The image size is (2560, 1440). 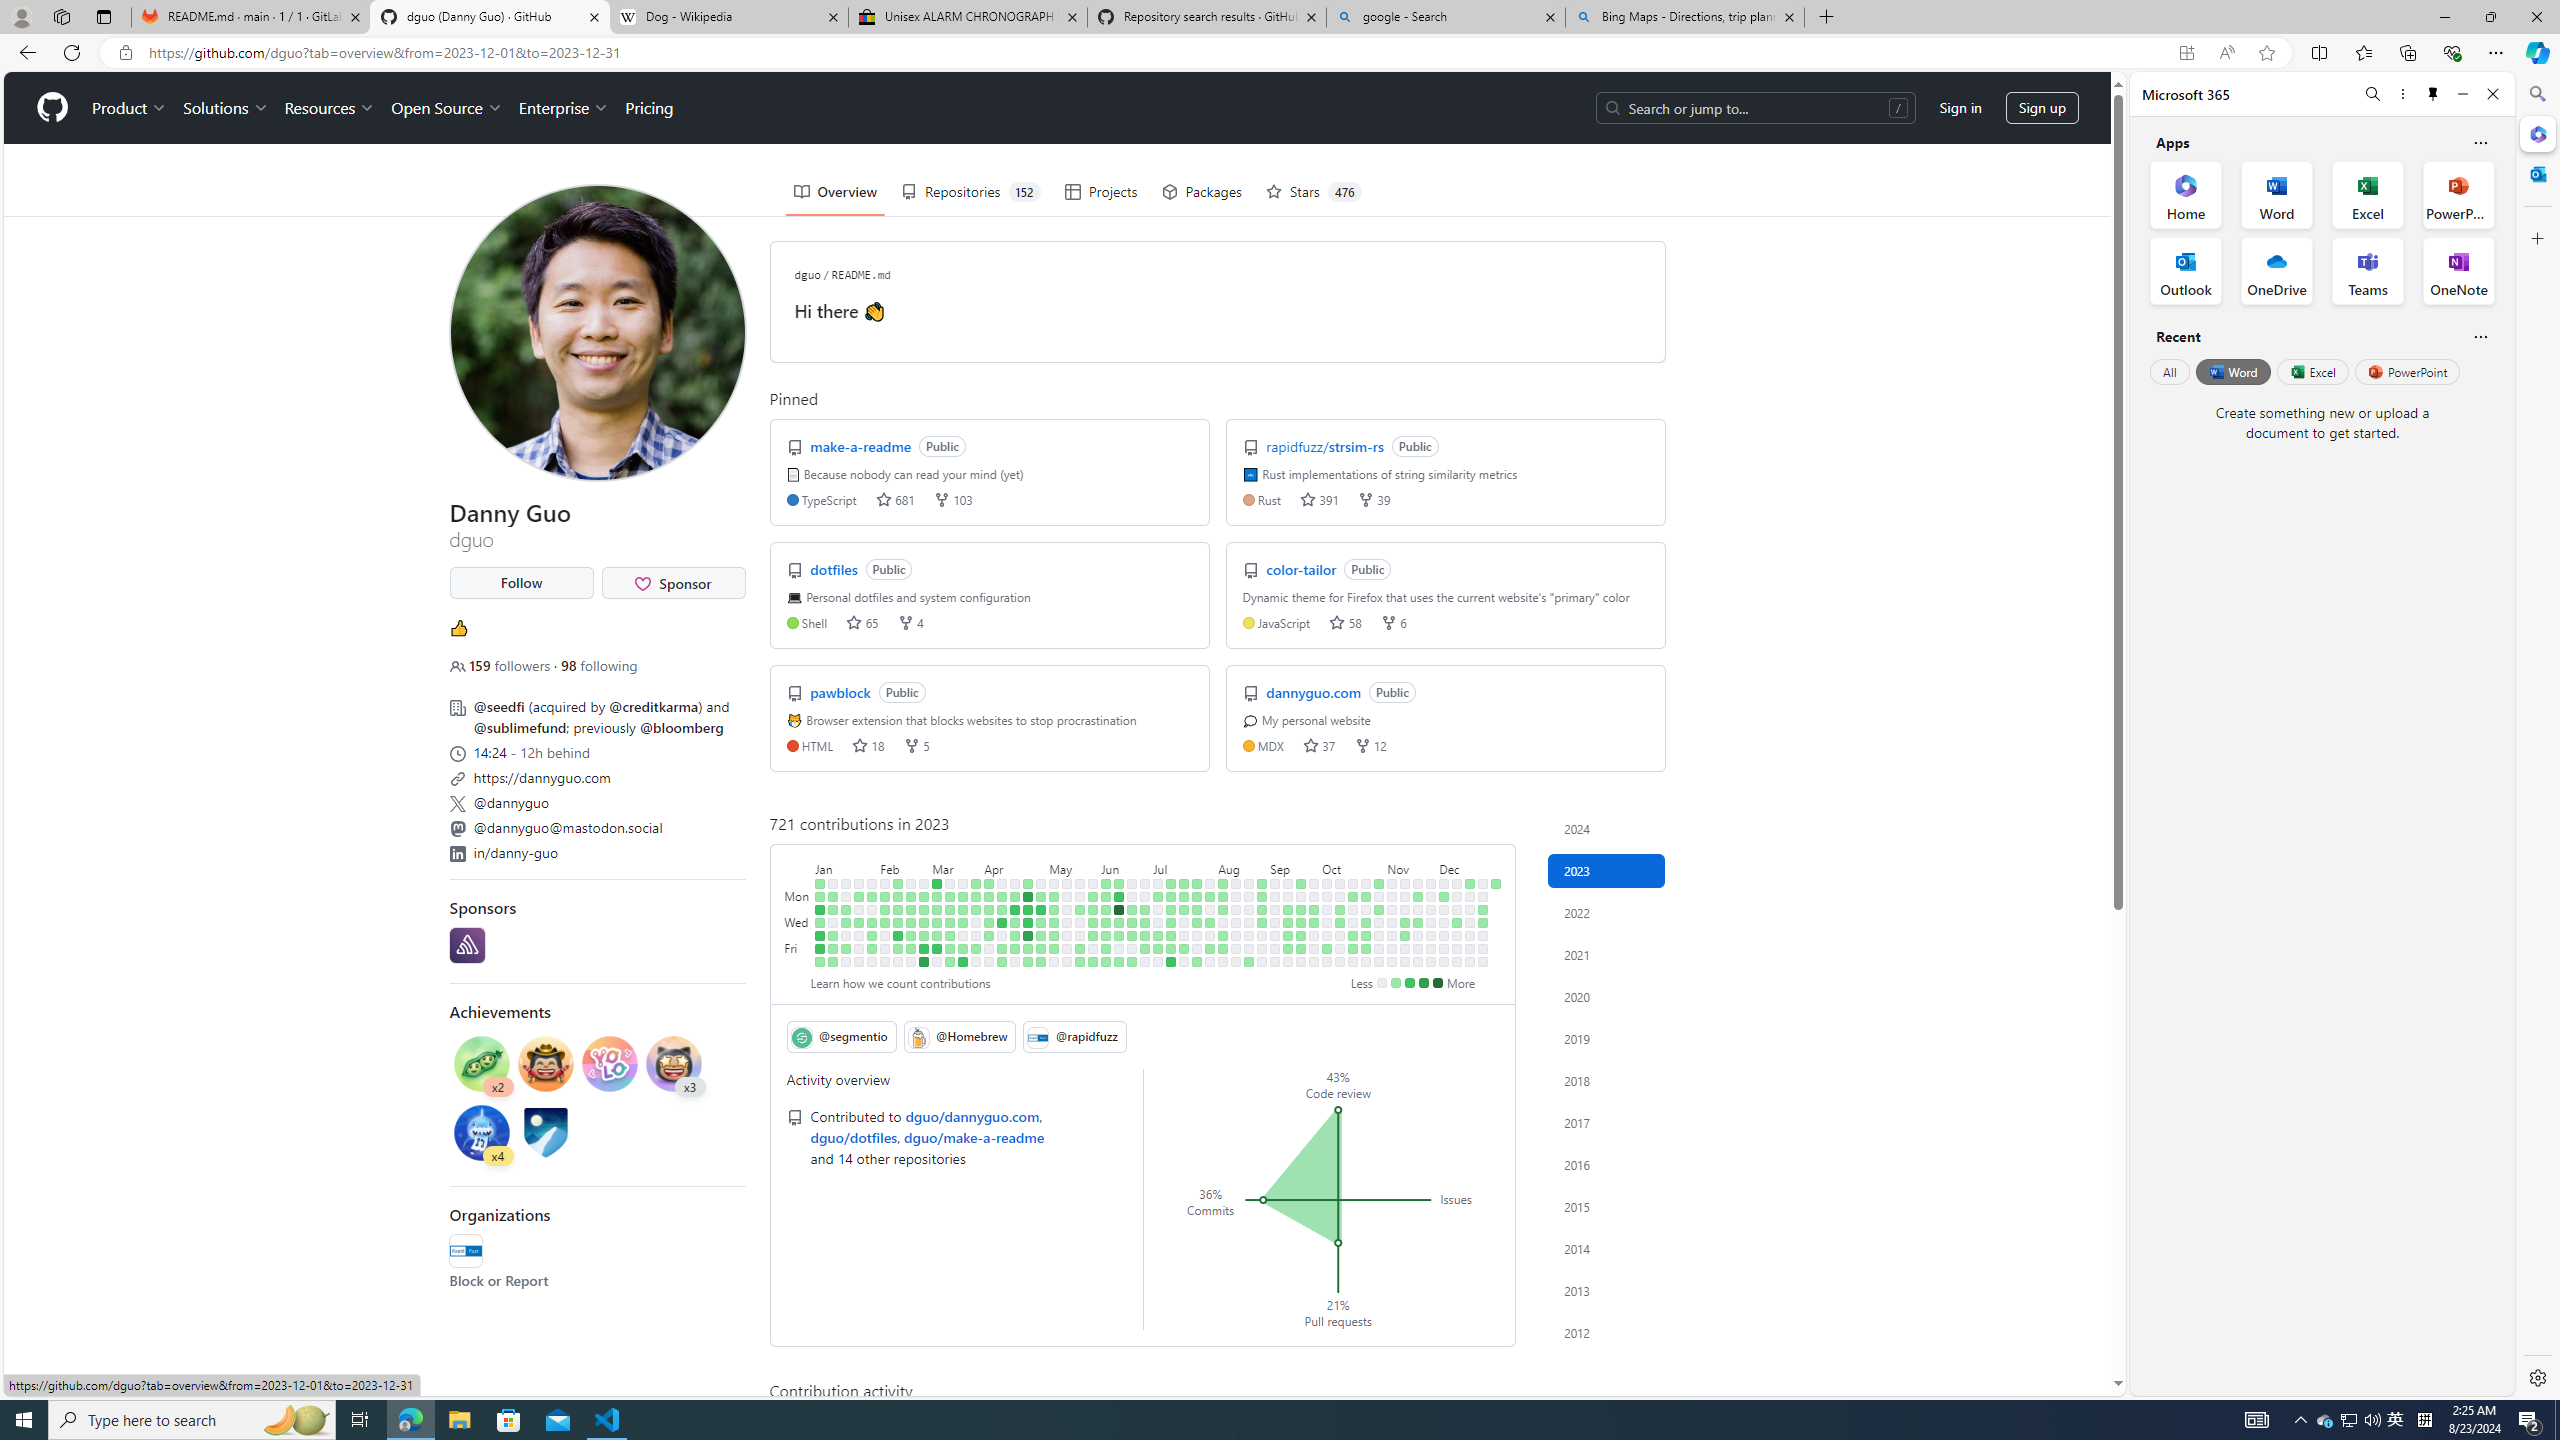 I want to click on 'Dog - Wikipedia', so click(x=729, y=16).